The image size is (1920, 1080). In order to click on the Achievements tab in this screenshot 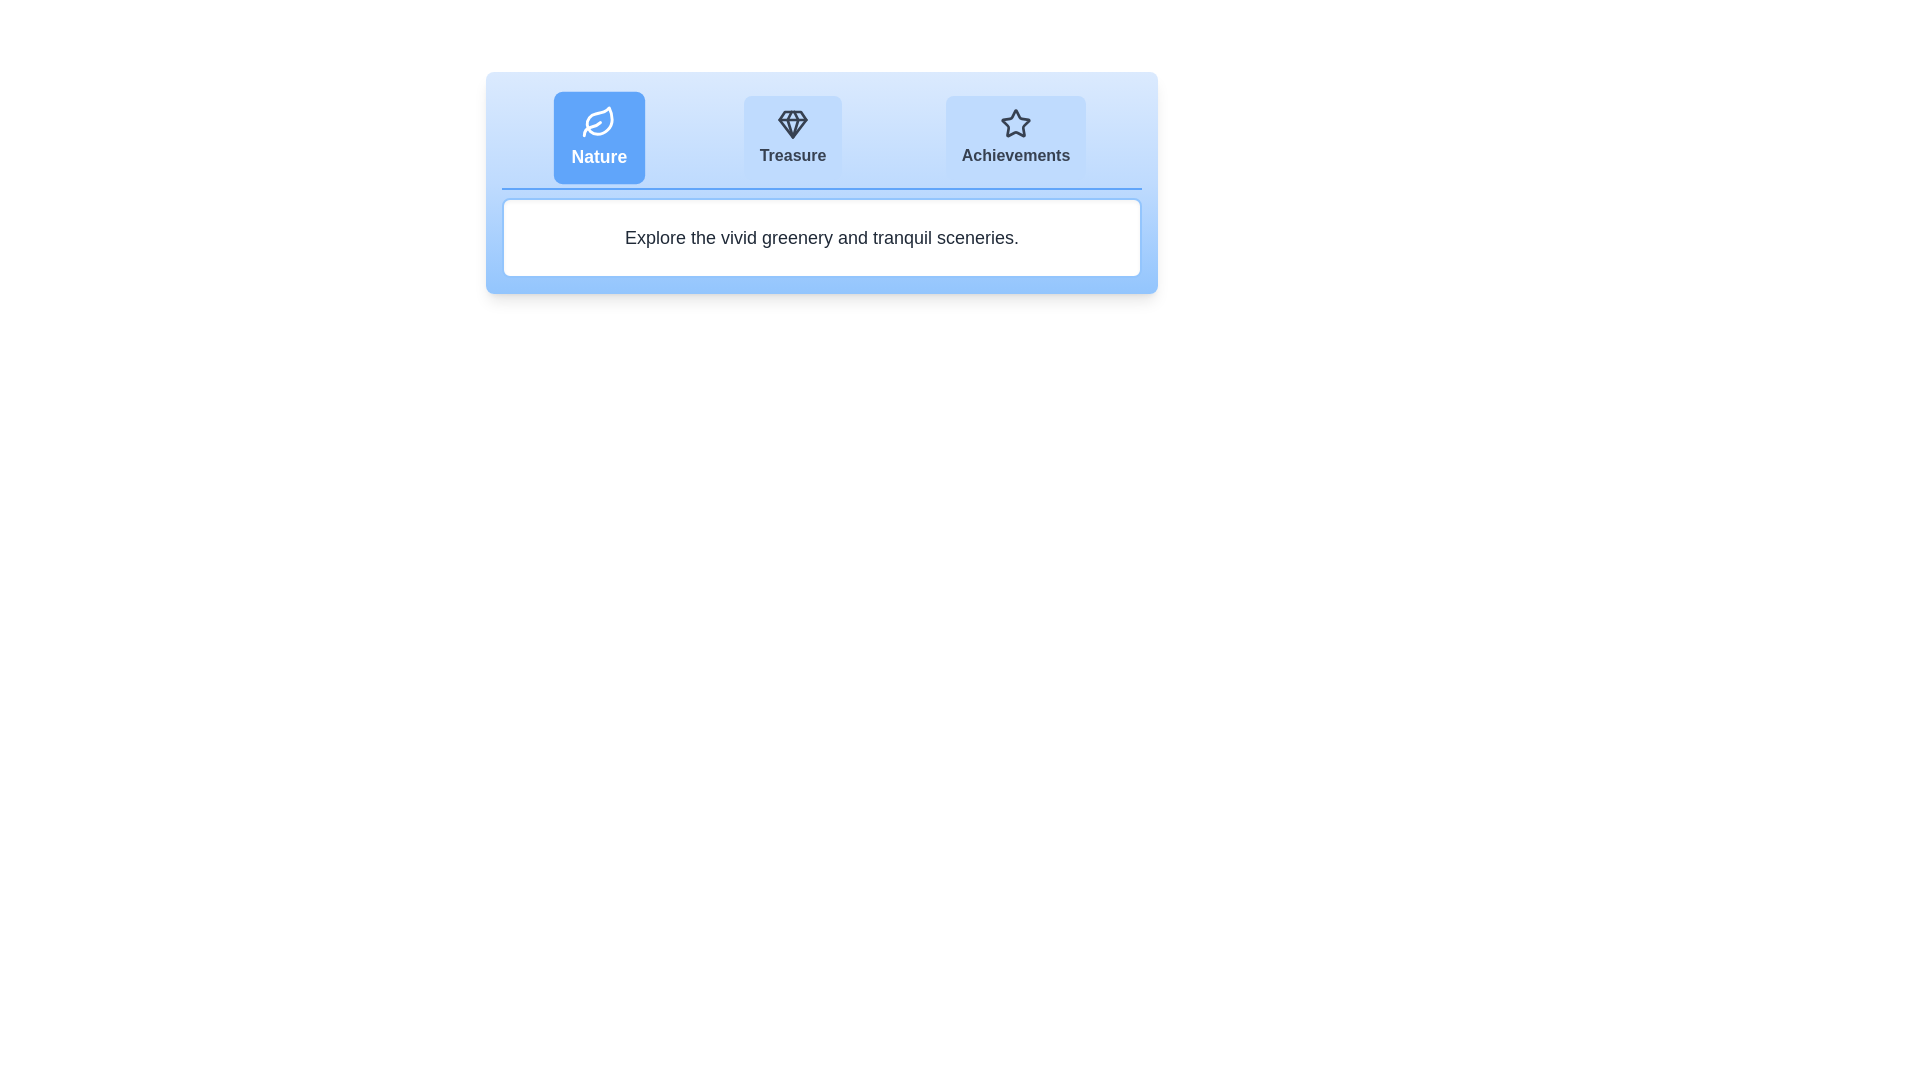, I will do `click(1016, 137)`.